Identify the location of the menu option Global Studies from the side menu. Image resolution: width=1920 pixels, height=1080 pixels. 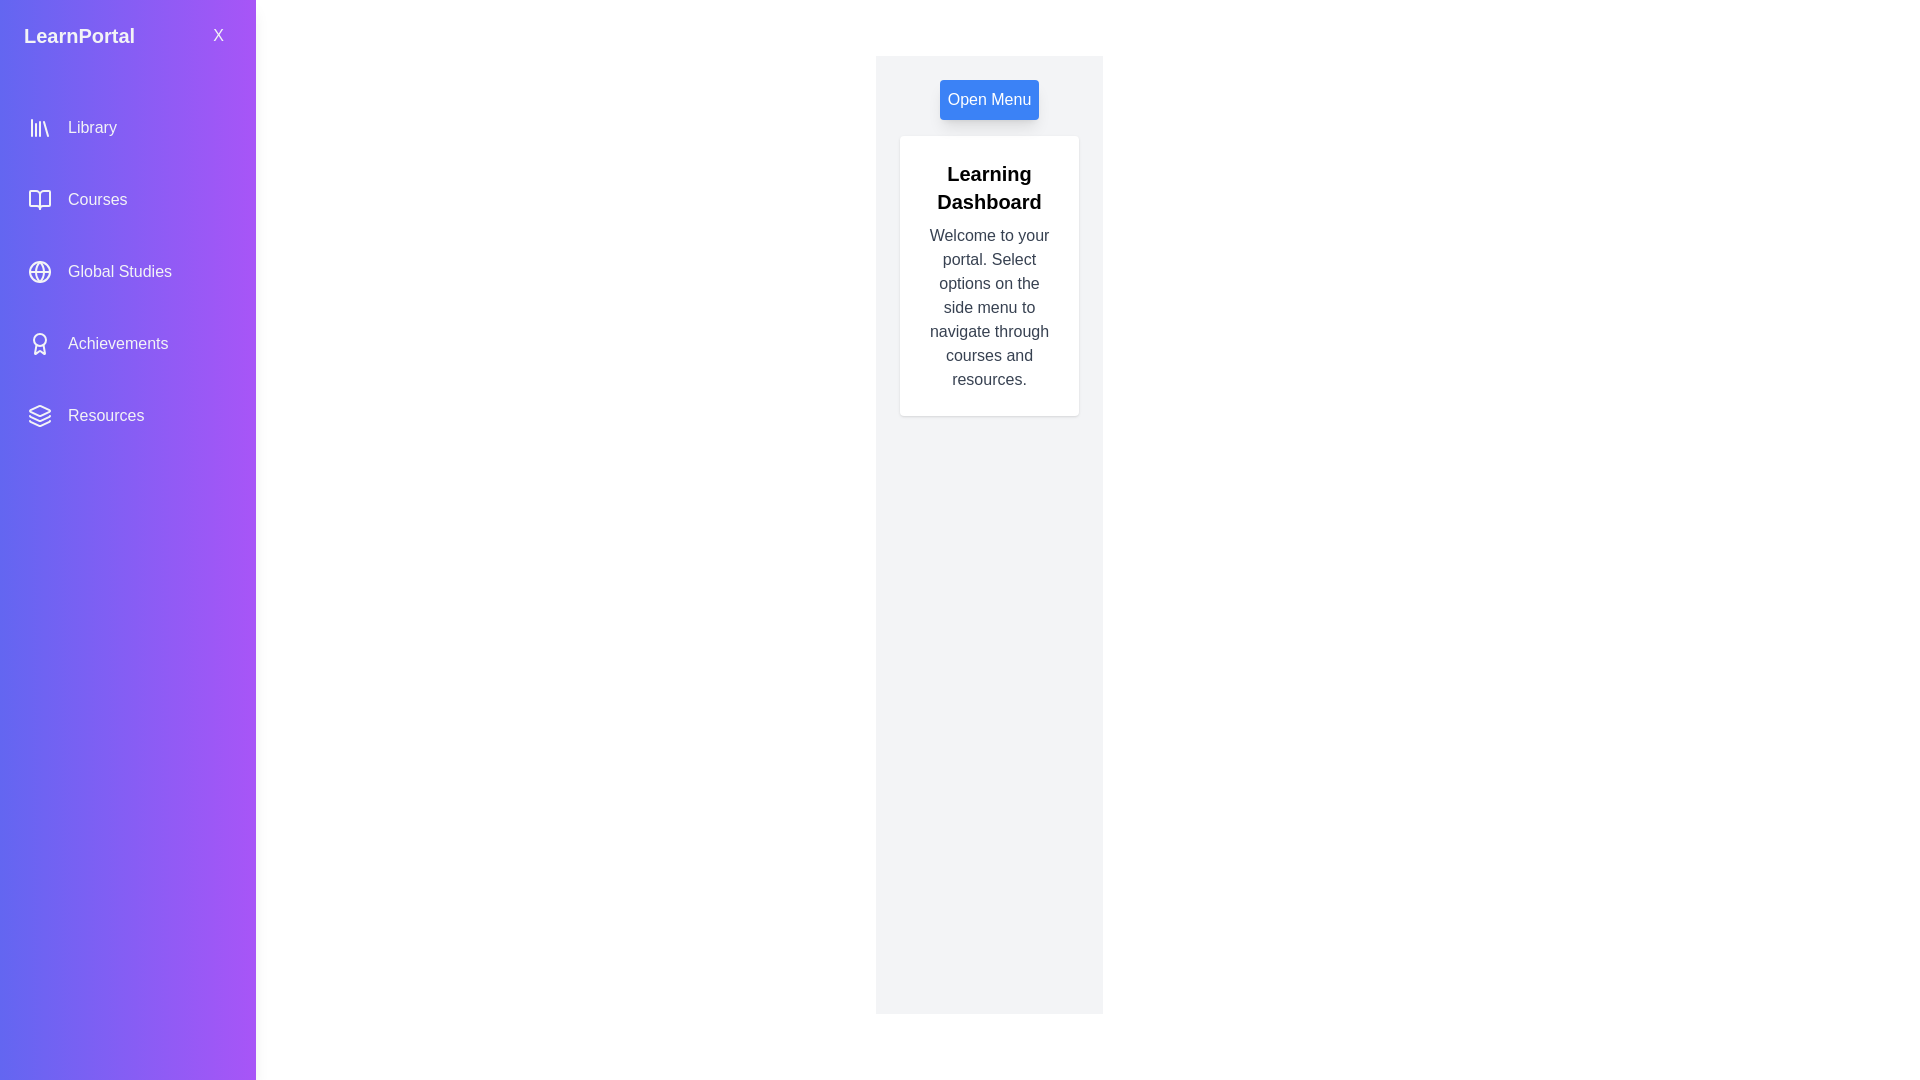
(127, 272).